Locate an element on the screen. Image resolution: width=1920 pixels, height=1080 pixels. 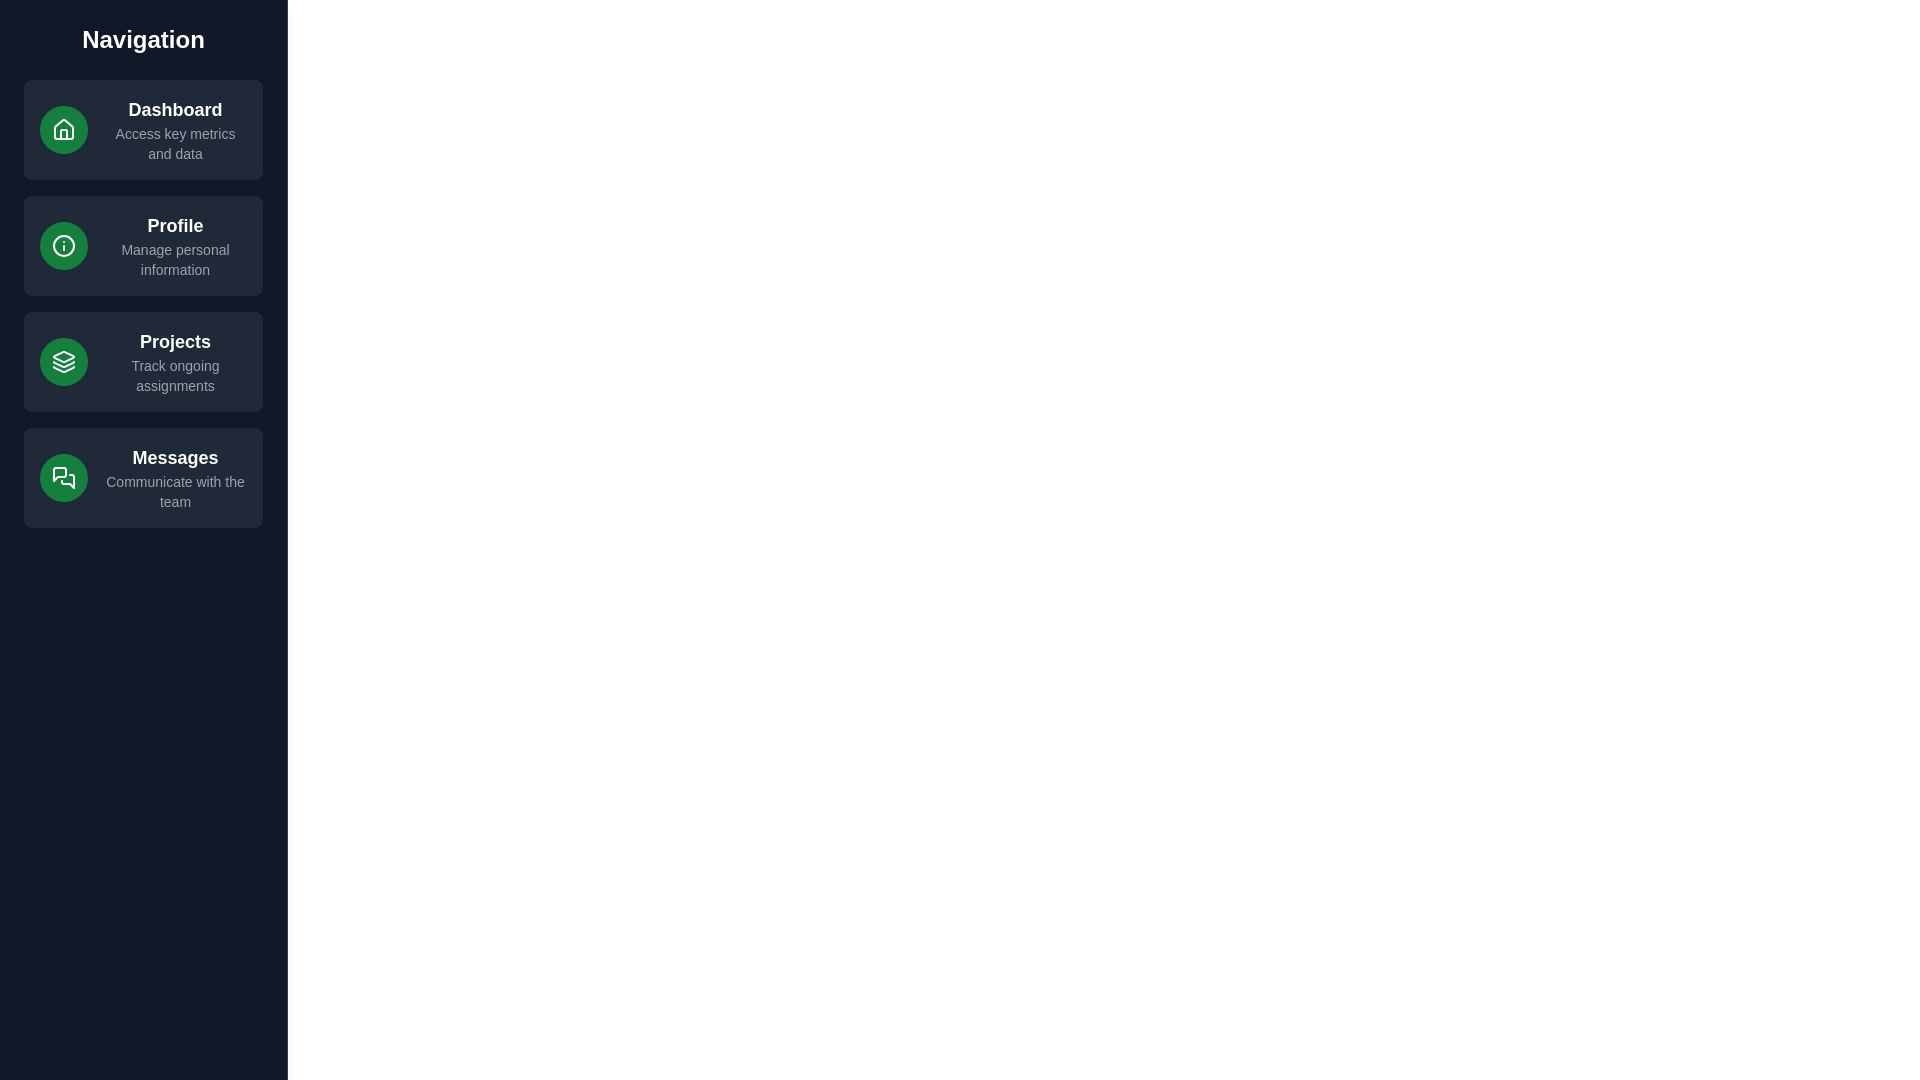
the icon associated with the Messages navigation item is located at coordinates (63, 478).